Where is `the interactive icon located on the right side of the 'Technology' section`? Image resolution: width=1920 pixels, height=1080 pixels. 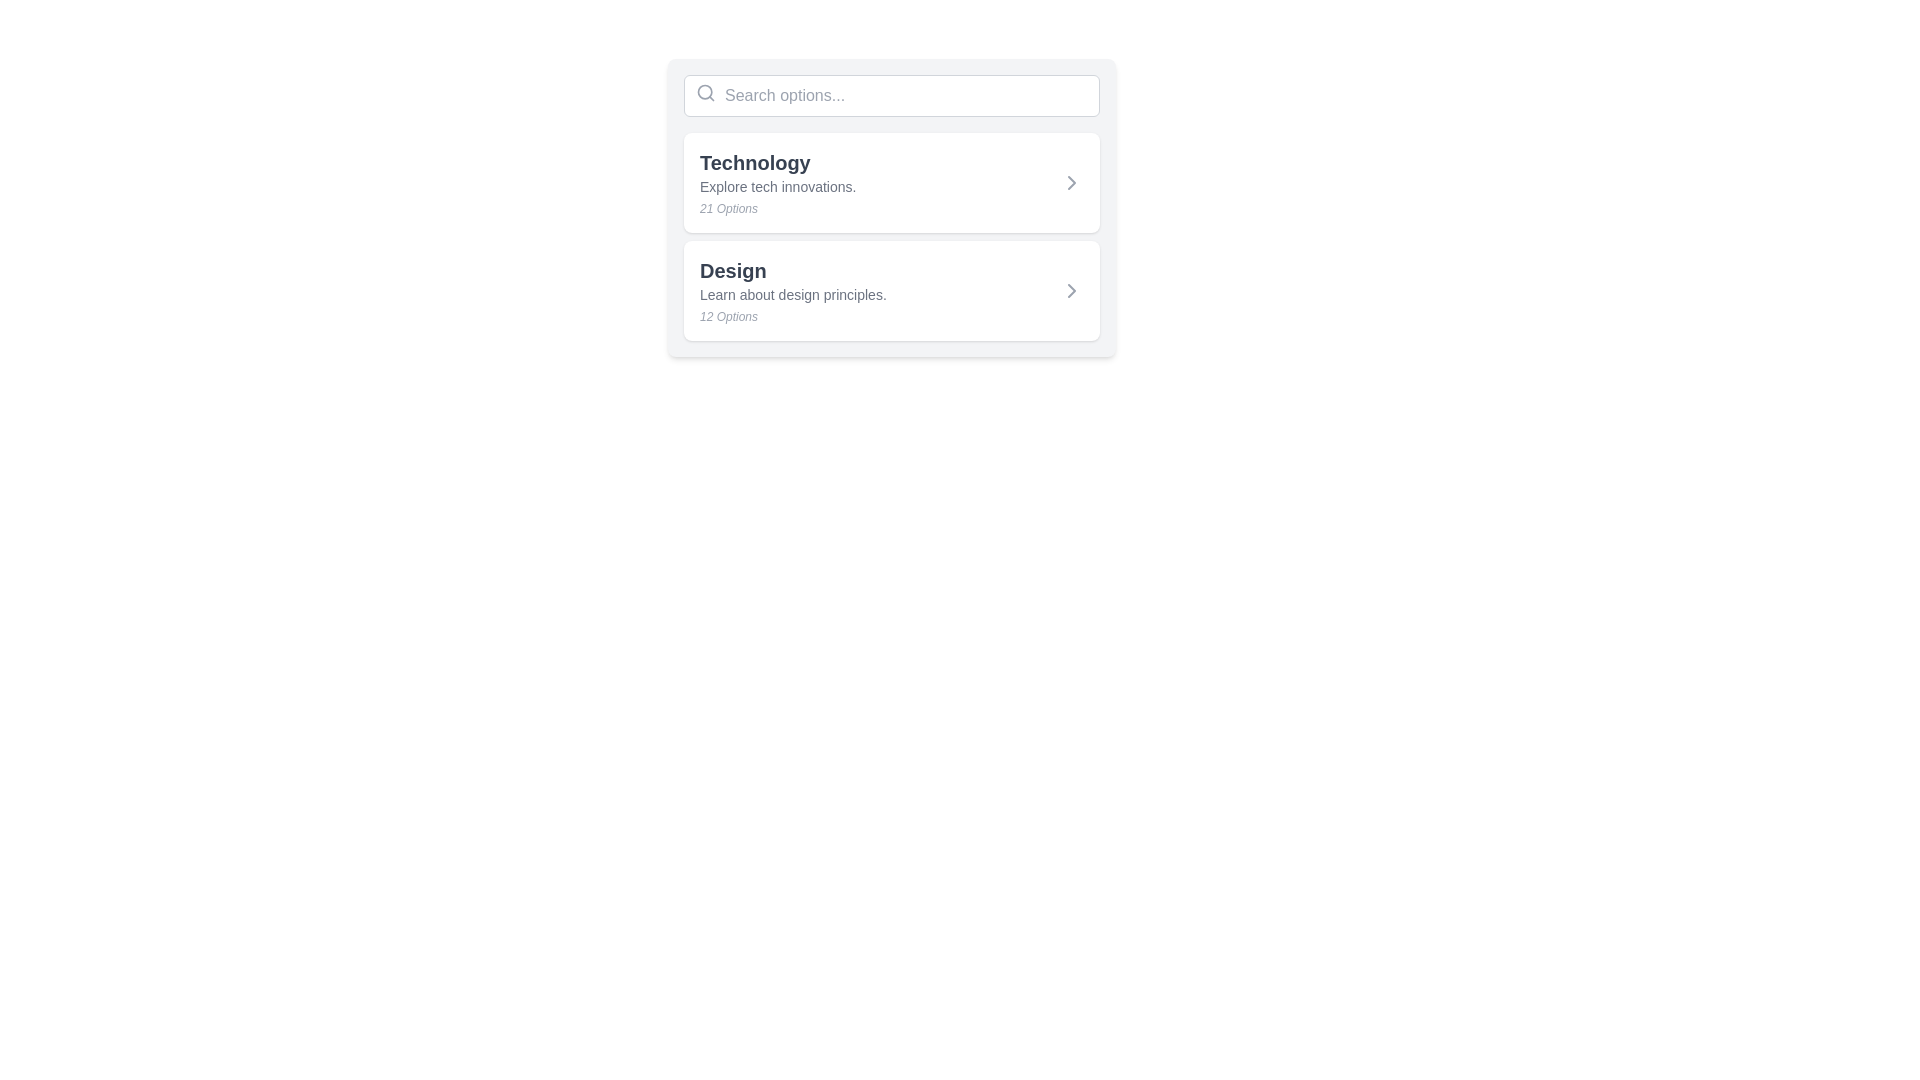 the interactive icon located on the right side of the 'Technology' section is located at coordinates (1070, 182).